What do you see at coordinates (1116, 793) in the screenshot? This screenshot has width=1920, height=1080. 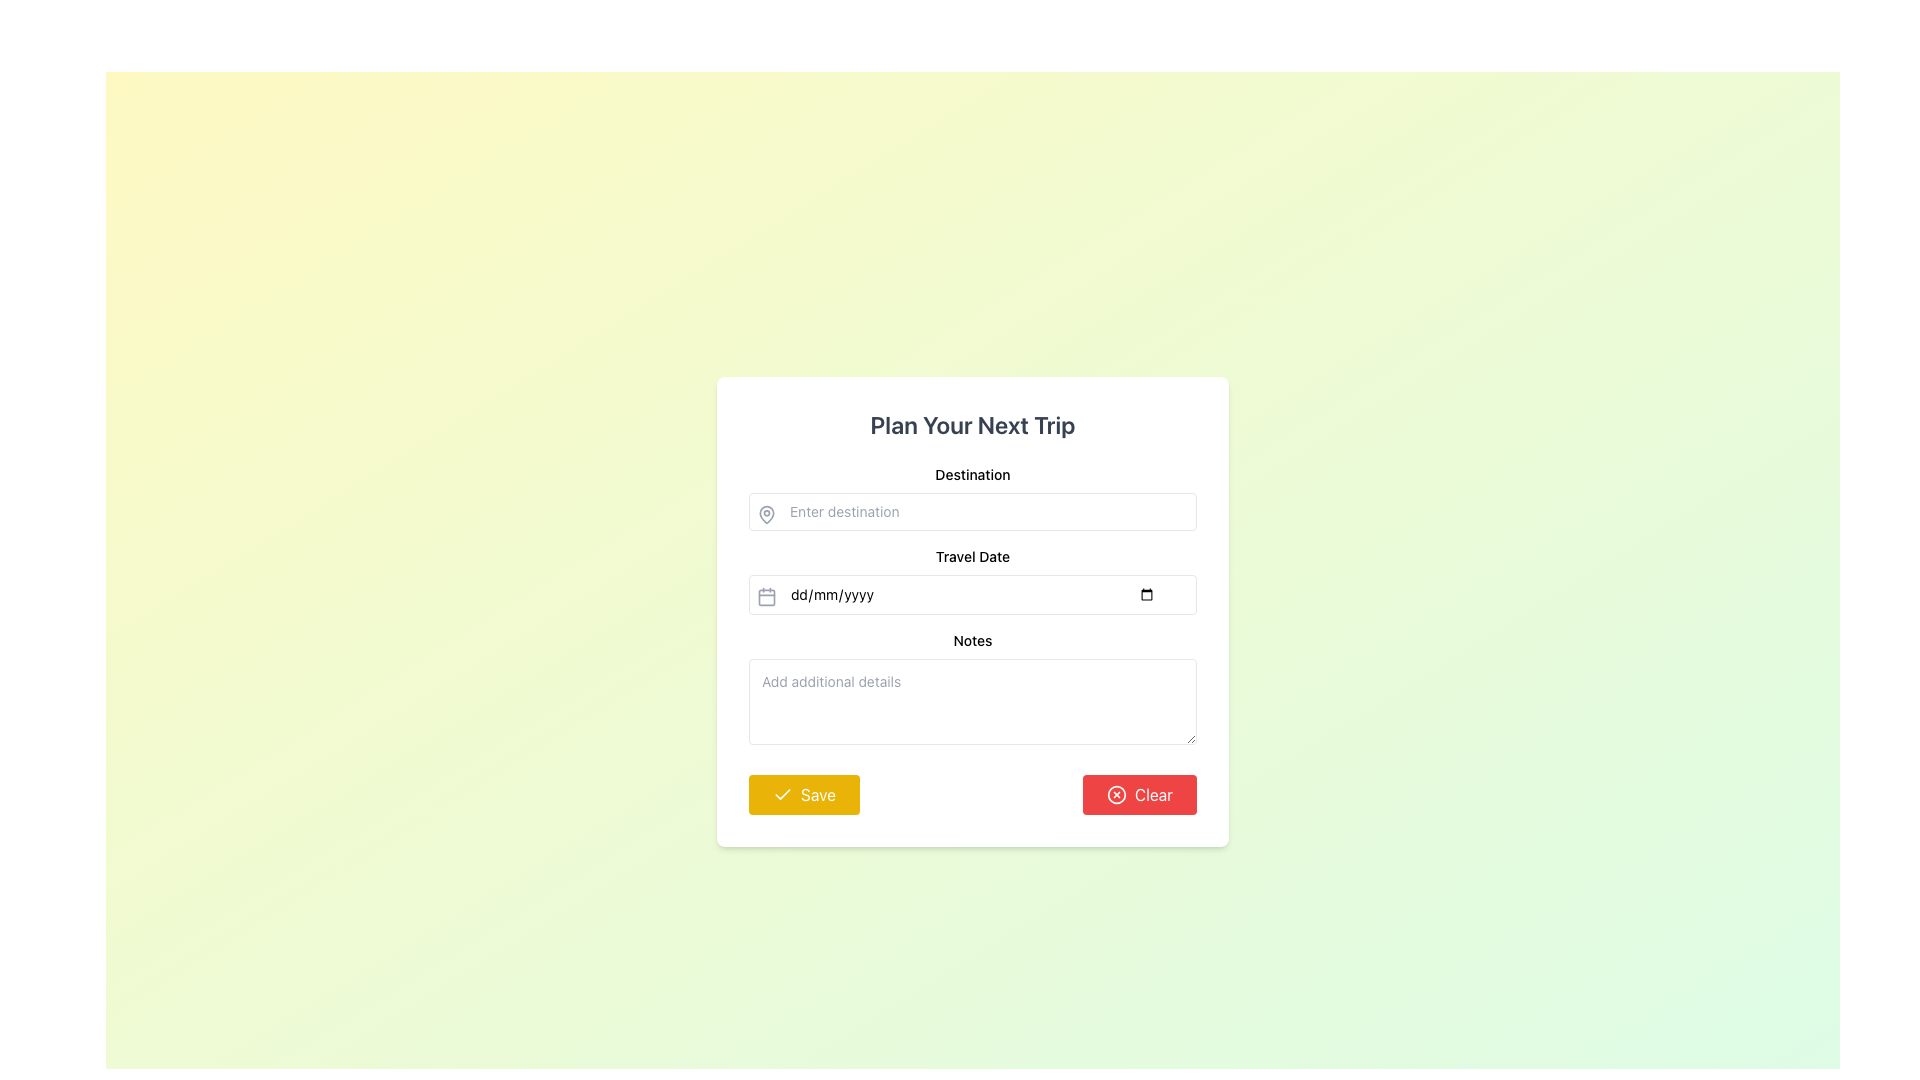 I see `the 'Clear' action icon located inside the 'Clear' button at the bottom-right corner of the form card, slightly to the left of the button` at bounding box center [1116, 793].